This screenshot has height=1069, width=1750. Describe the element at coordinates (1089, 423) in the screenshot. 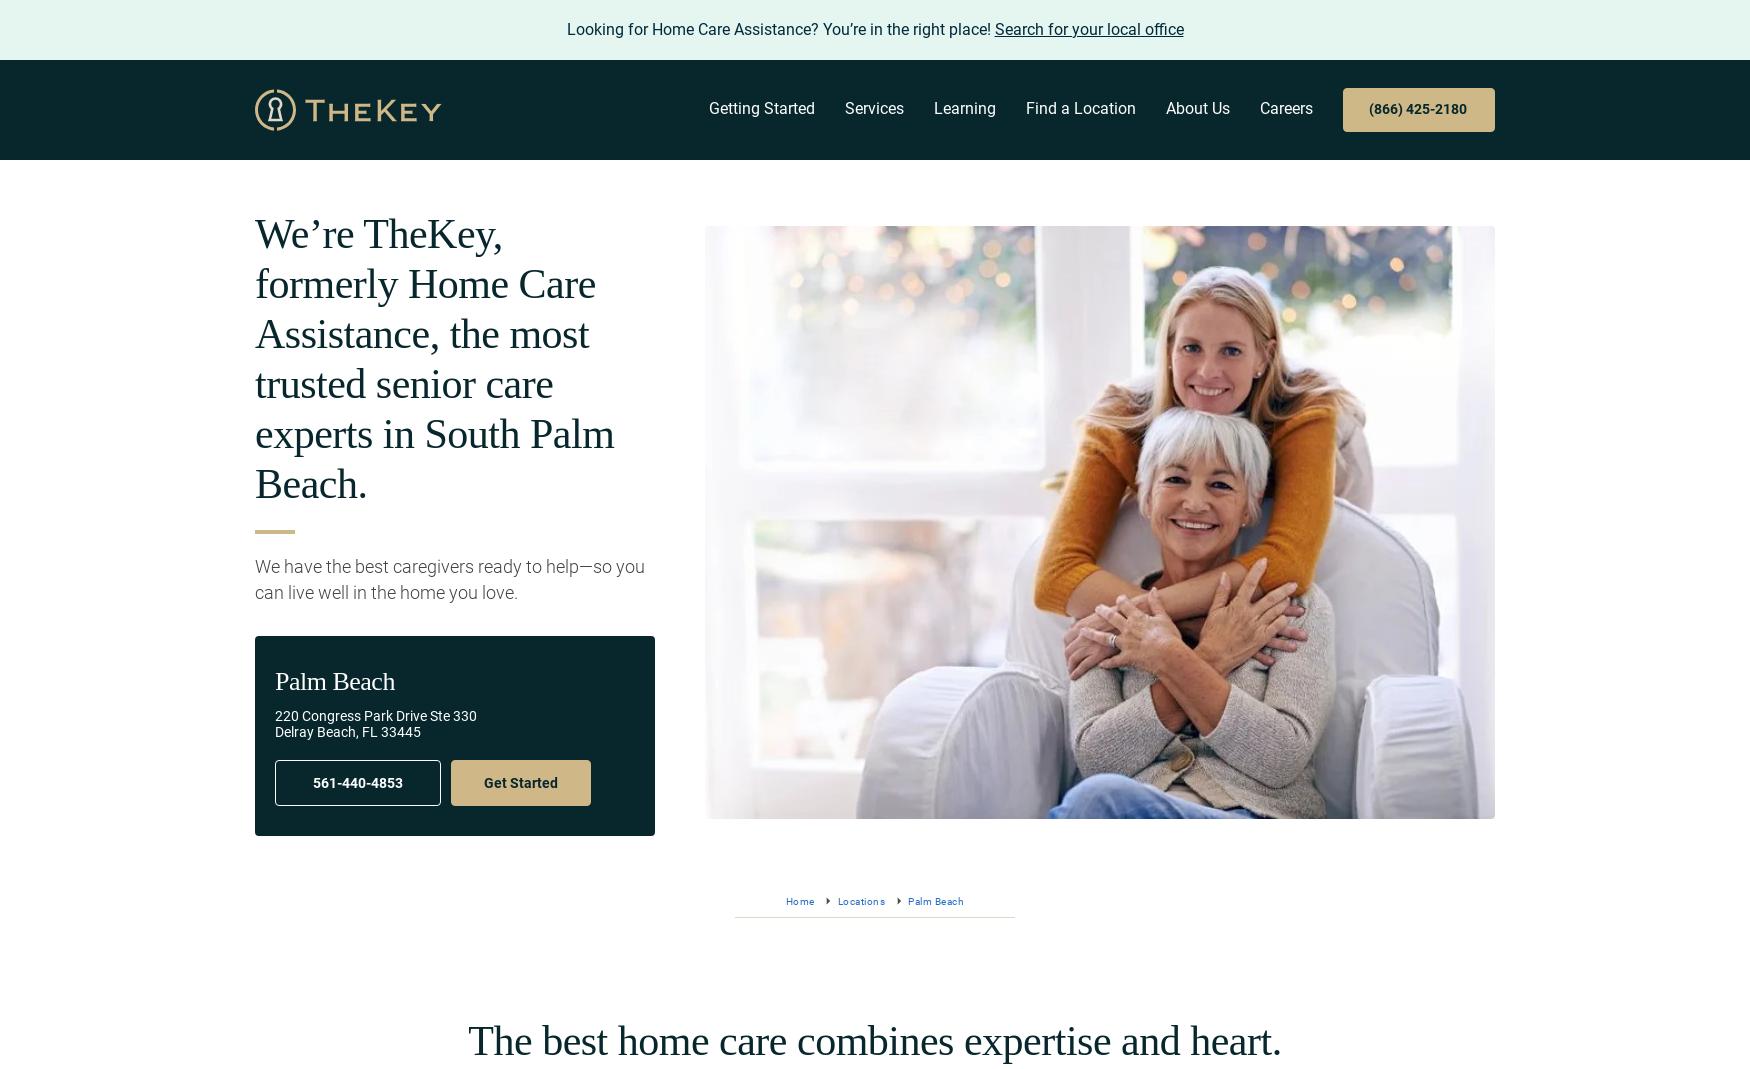

I see `'Press'` at that location.